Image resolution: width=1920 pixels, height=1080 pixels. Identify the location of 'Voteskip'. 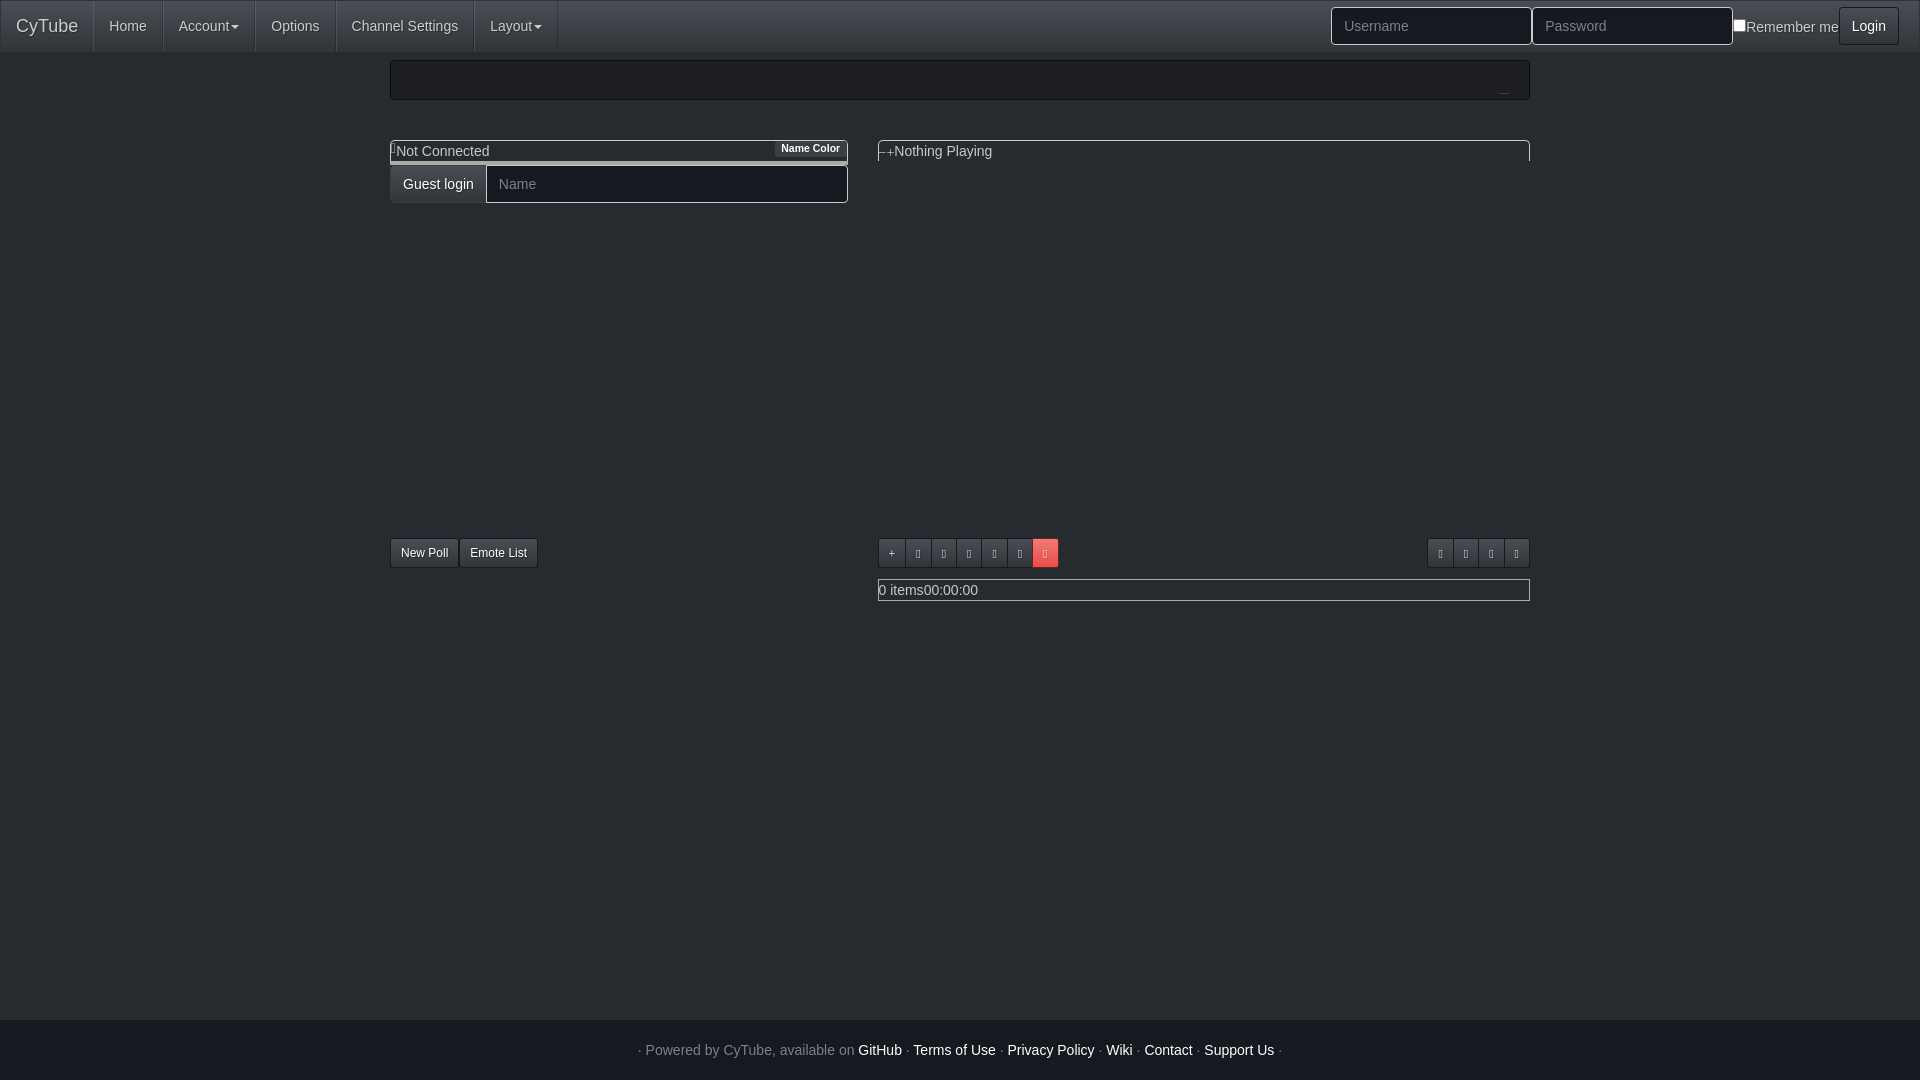
(1516, 552).